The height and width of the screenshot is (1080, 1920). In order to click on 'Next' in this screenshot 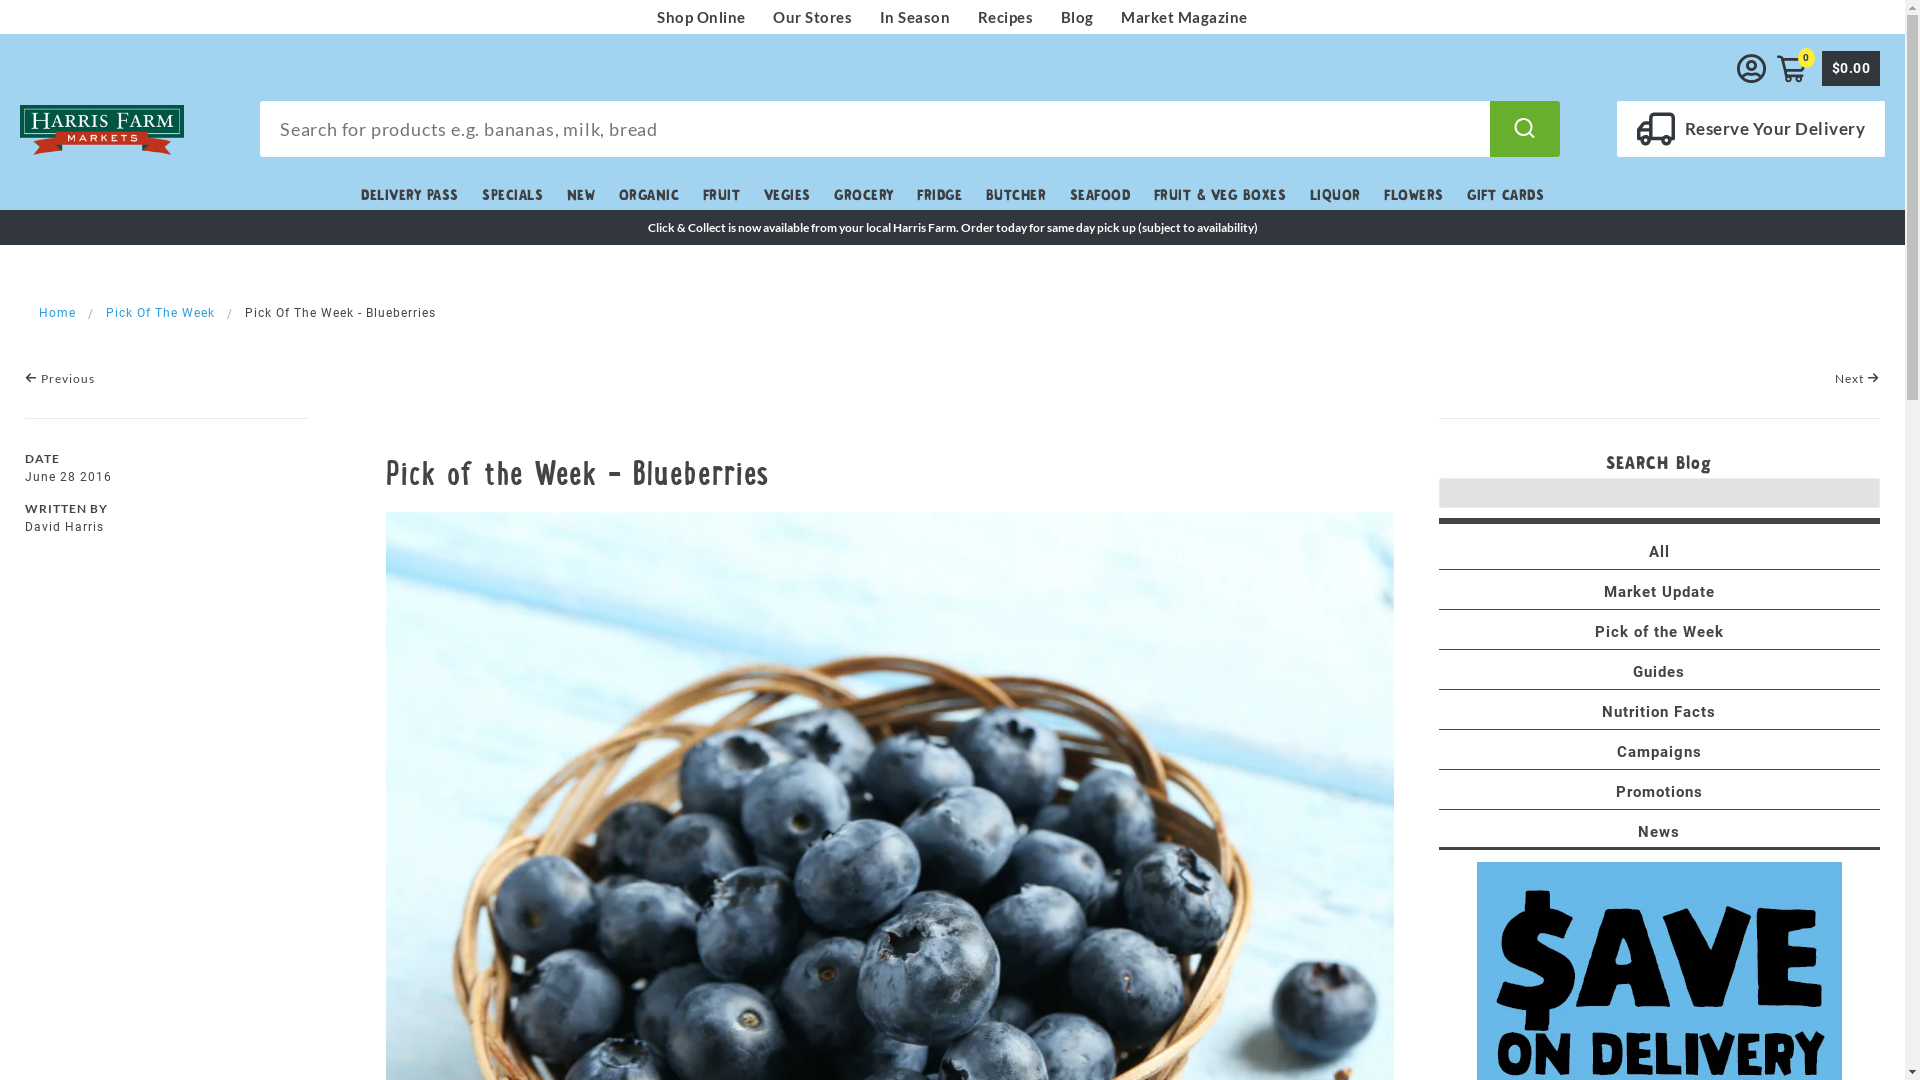, I will do `click(1856, 378)`.